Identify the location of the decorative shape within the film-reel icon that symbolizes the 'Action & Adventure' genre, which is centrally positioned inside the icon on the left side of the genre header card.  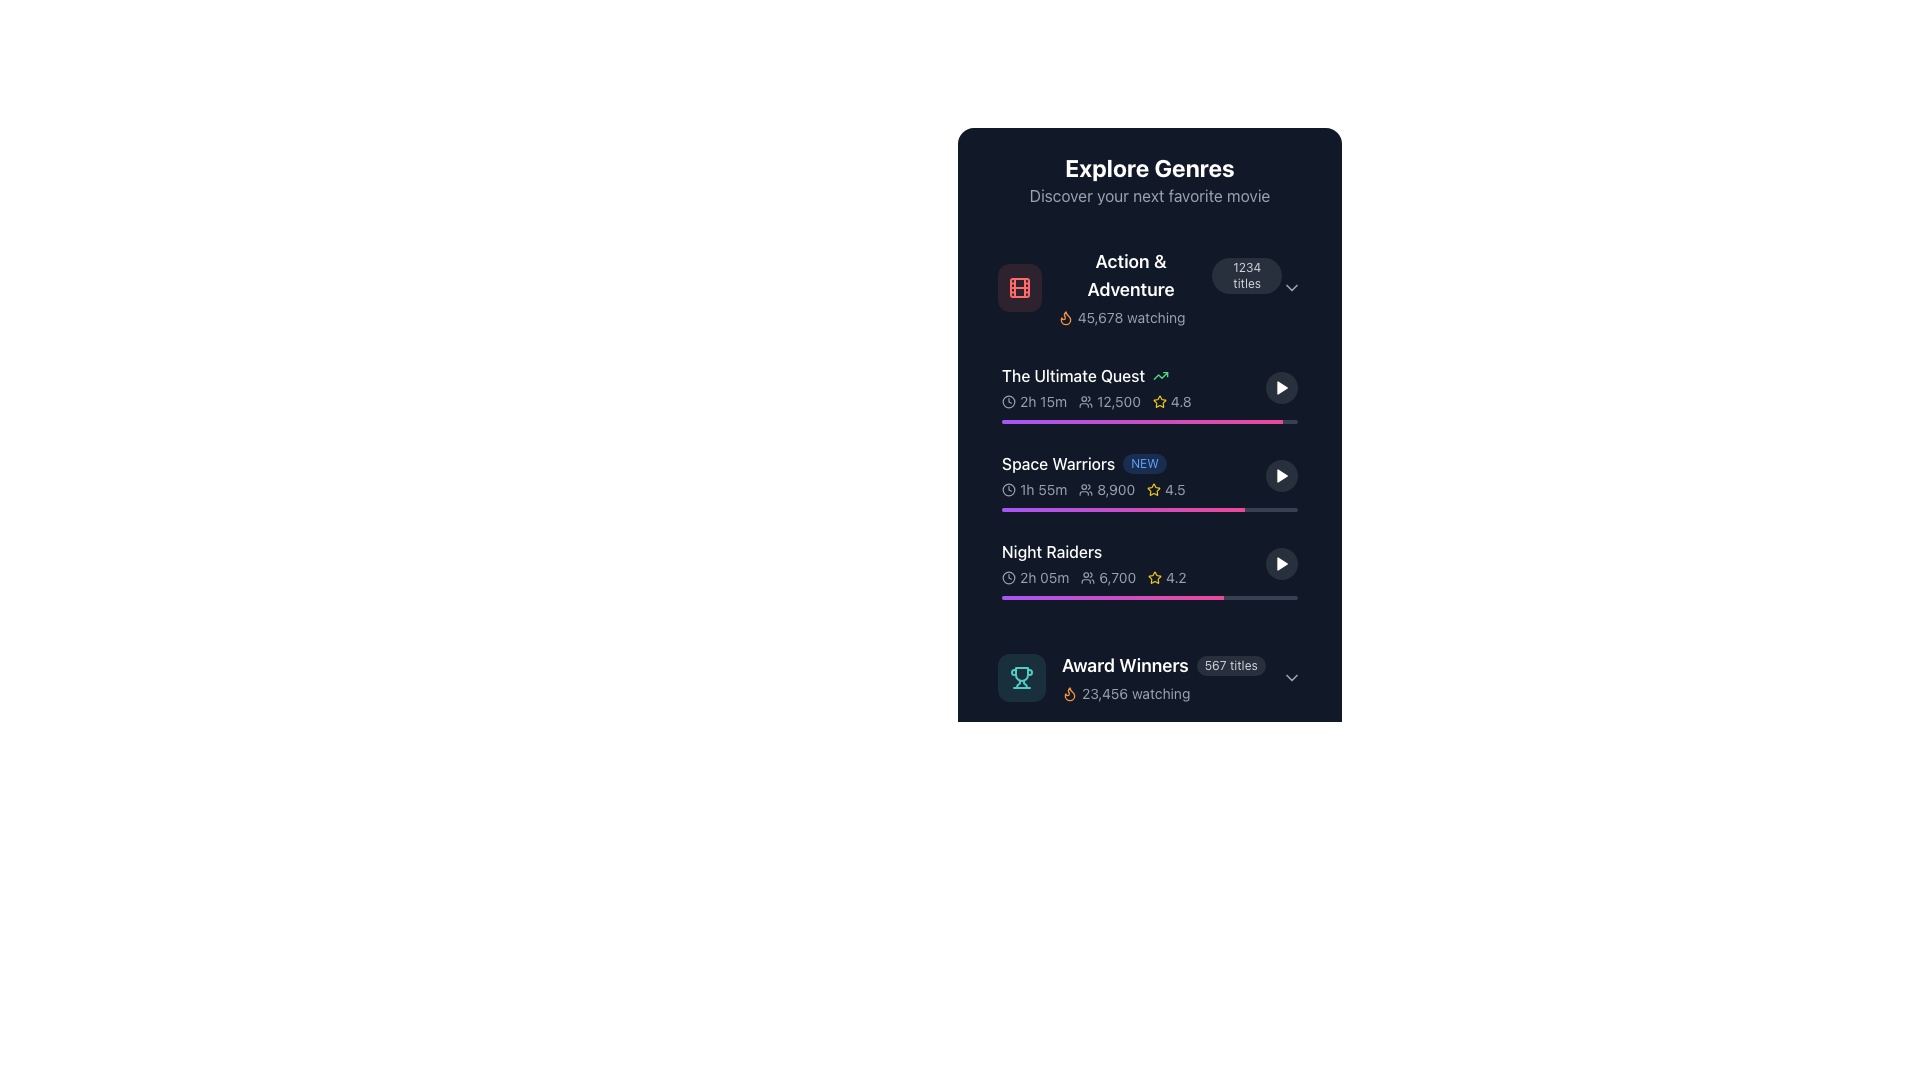
(1019, 288).